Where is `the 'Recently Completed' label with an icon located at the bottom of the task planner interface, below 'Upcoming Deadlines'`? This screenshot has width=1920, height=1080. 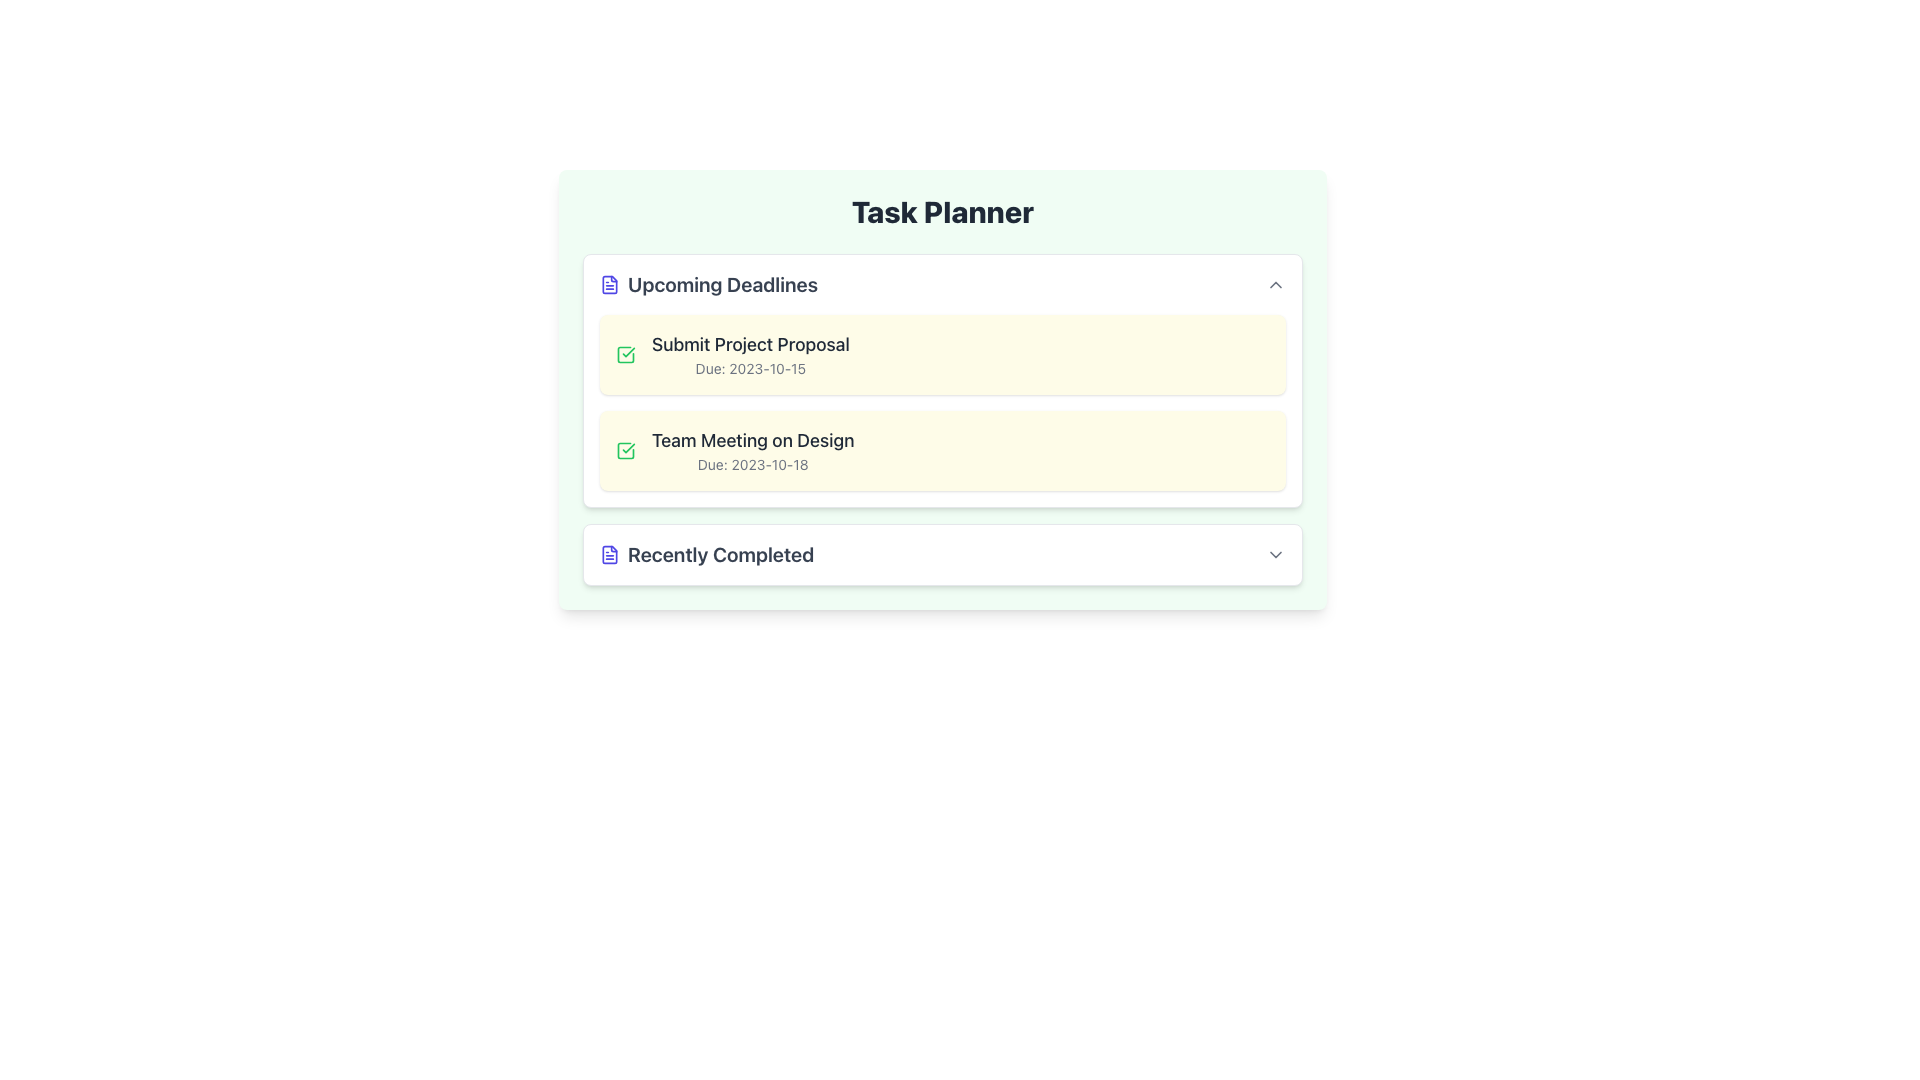
the 'Recently Completed' label with an icon located at the bottom of the task planner interface, below 'Upcoming Deadlines' is located at coordinates (707, 555).